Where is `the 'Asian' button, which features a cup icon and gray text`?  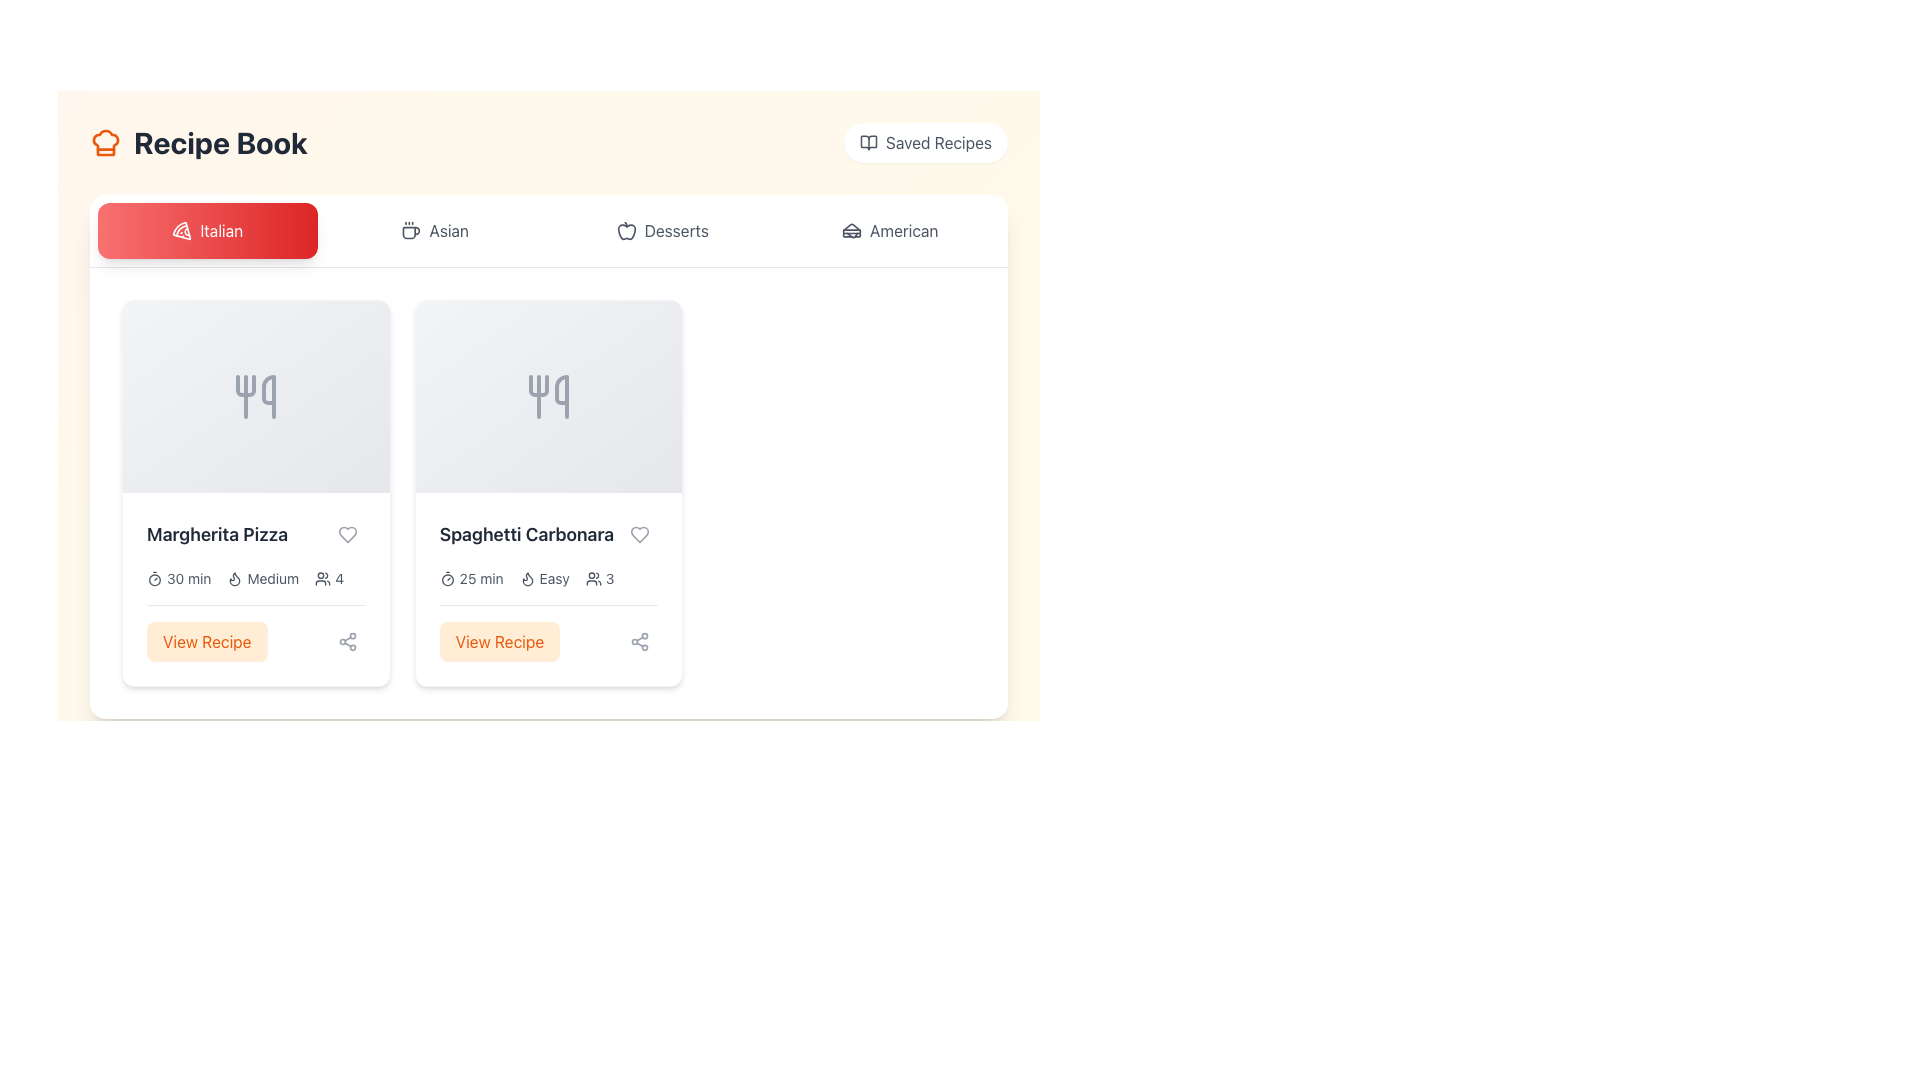
the 'Asian' button, which features a cup icon and gray text is located at coordinates (434, 230).